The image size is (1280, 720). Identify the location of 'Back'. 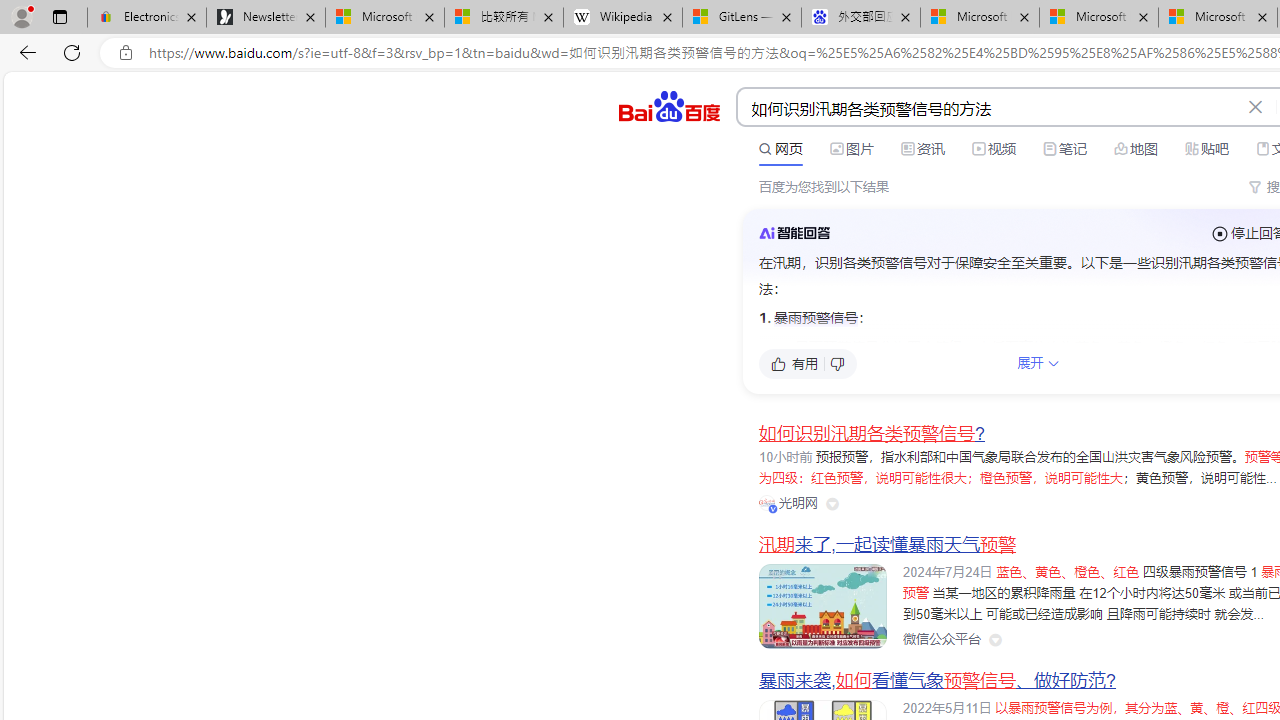
(24, 51).